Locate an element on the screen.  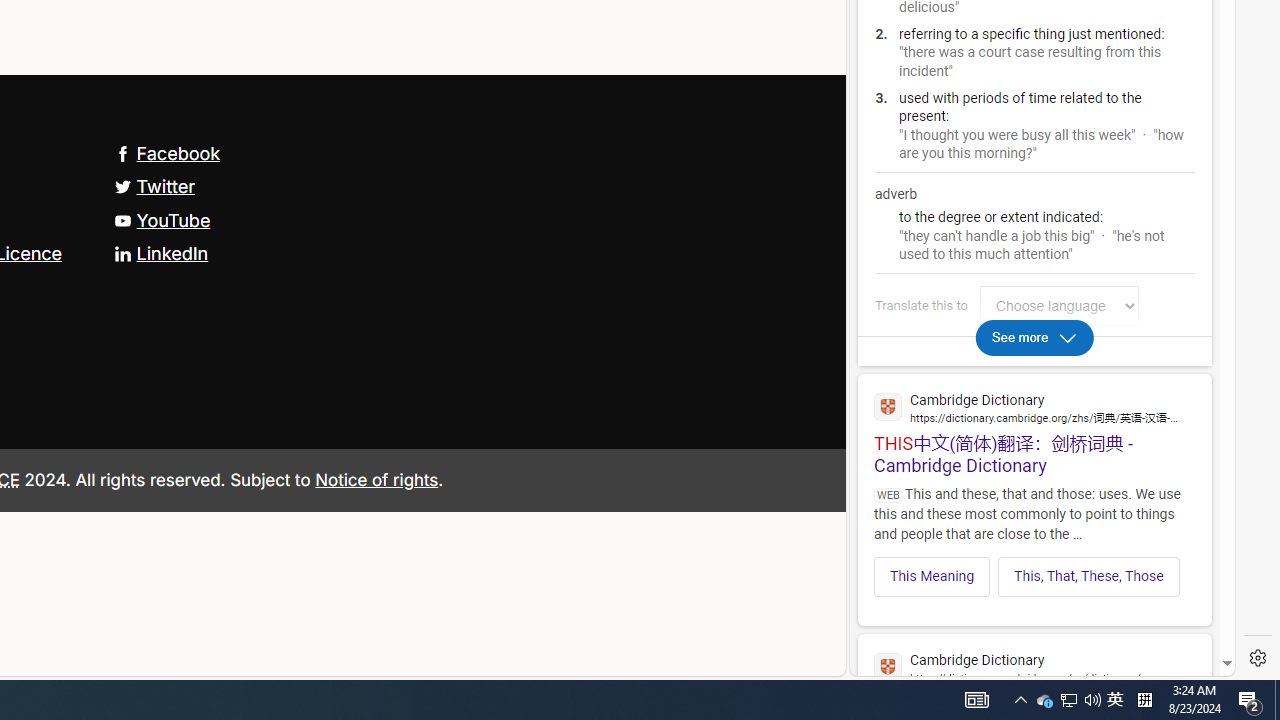
'Notice of rights' is located at coordinates (376, 479).